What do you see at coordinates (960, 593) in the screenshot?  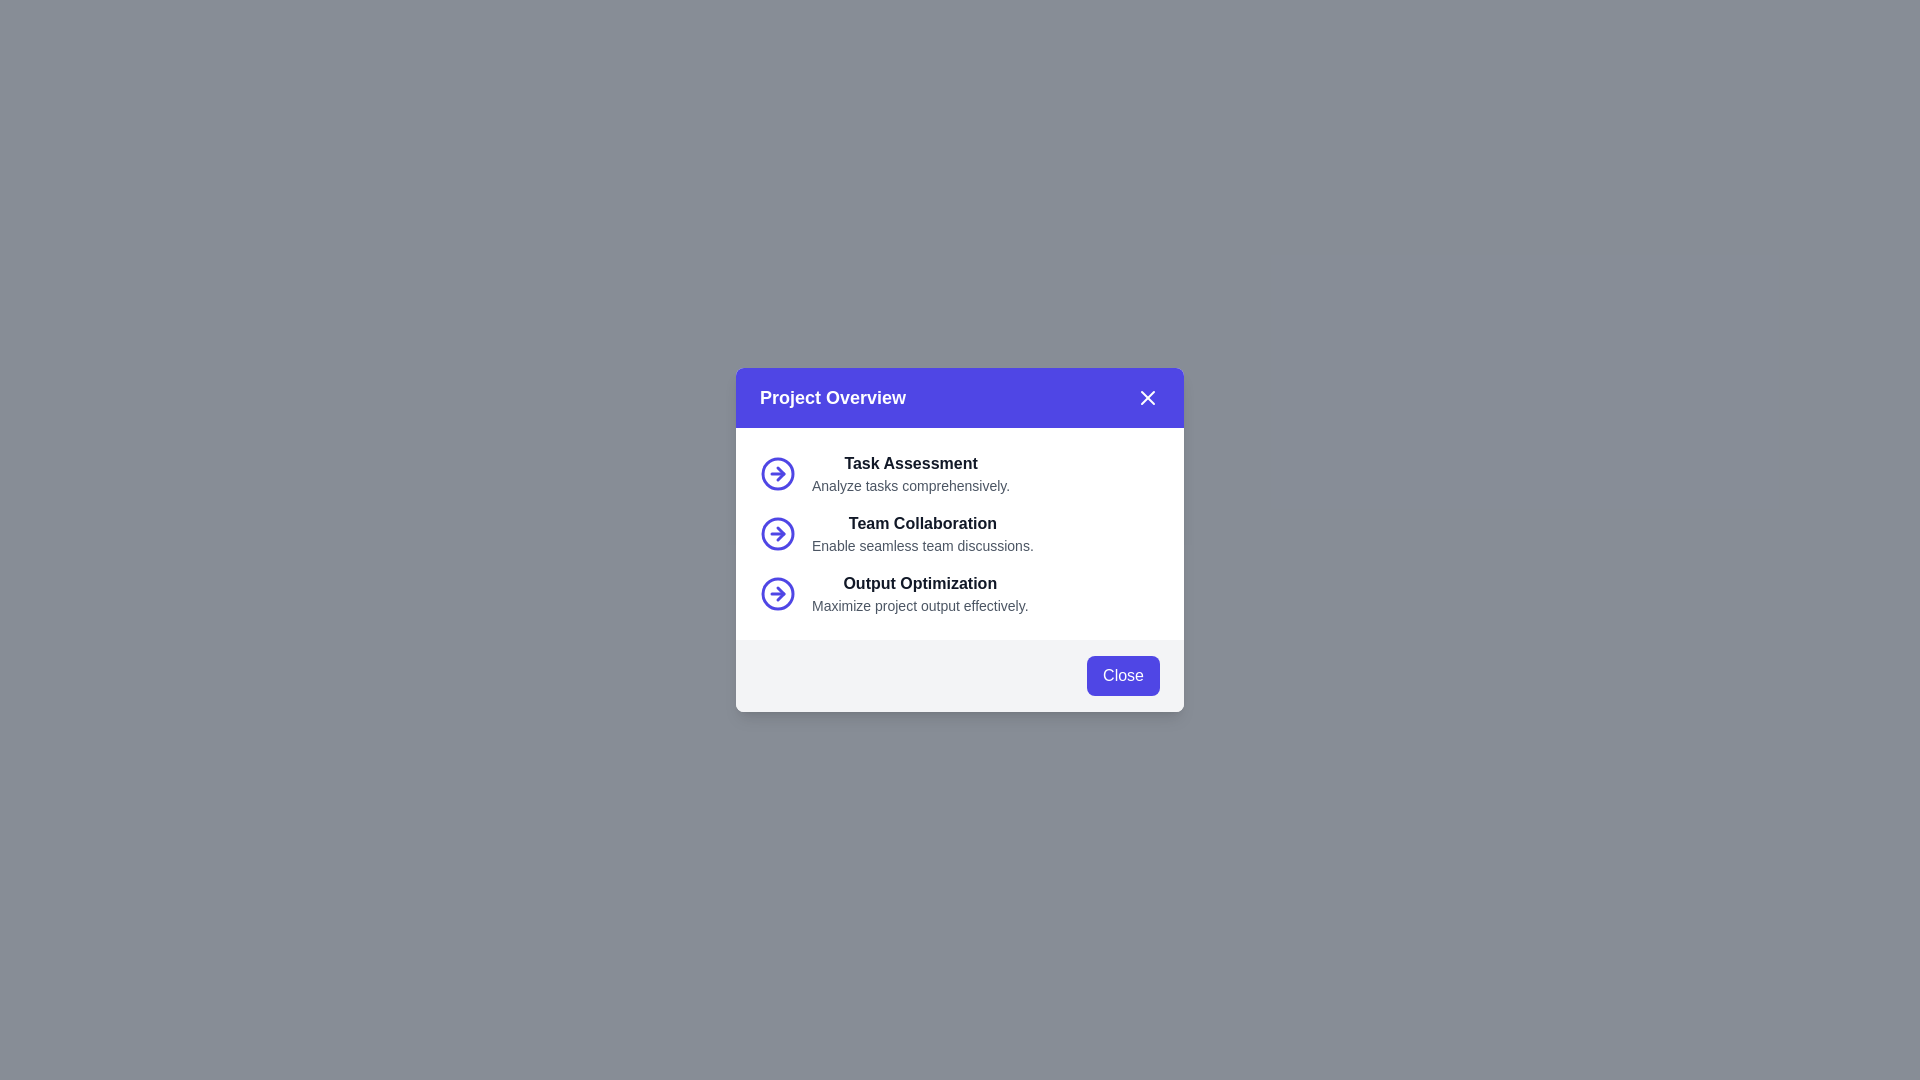 I see `the informational text block with an icon that summarizes the purpose and goal of optimizing output, located below the 'Team Collaboration' section in the modal dialog` at bounding box center [960, 593].